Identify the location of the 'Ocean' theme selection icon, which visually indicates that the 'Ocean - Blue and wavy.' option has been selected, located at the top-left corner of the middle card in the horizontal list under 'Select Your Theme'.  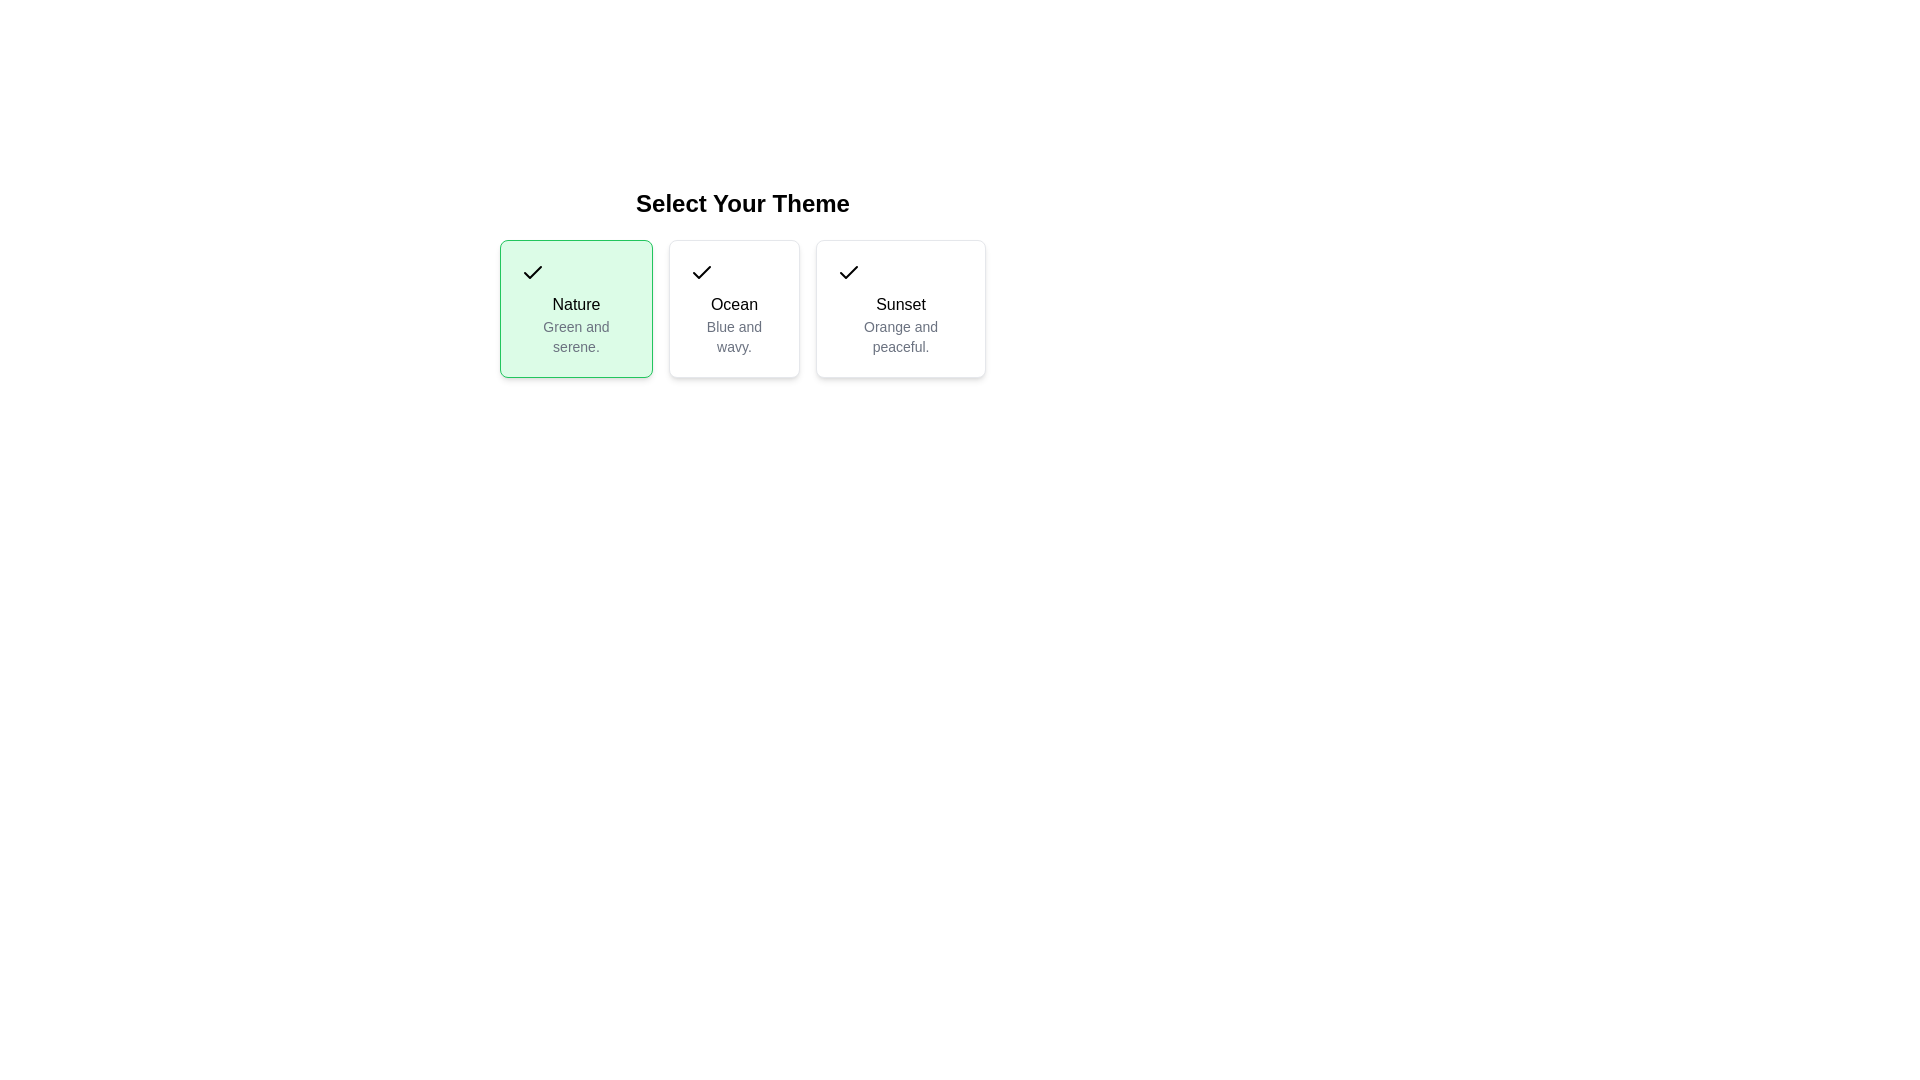
(701, 273).